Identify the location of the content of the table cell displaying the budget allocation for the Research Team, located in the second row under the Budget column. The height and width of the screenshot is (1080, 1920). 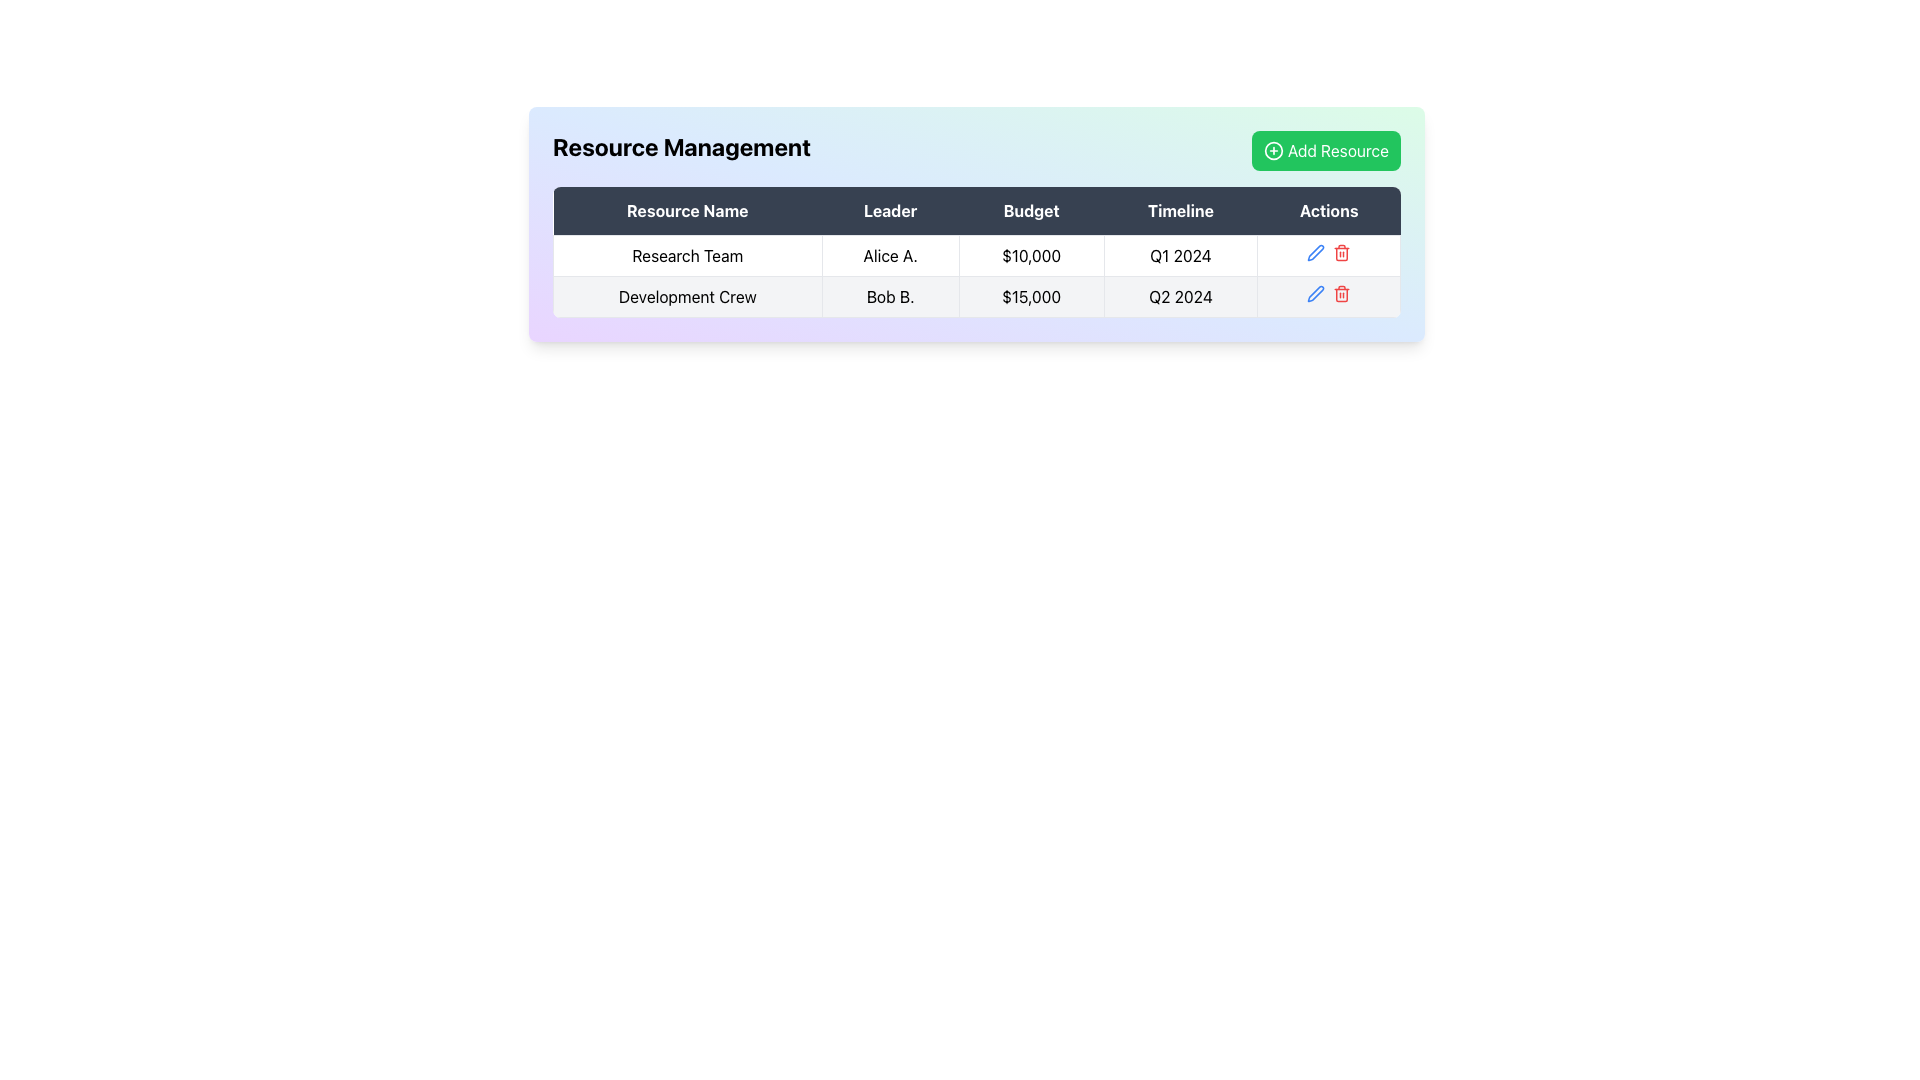
(977, 276).